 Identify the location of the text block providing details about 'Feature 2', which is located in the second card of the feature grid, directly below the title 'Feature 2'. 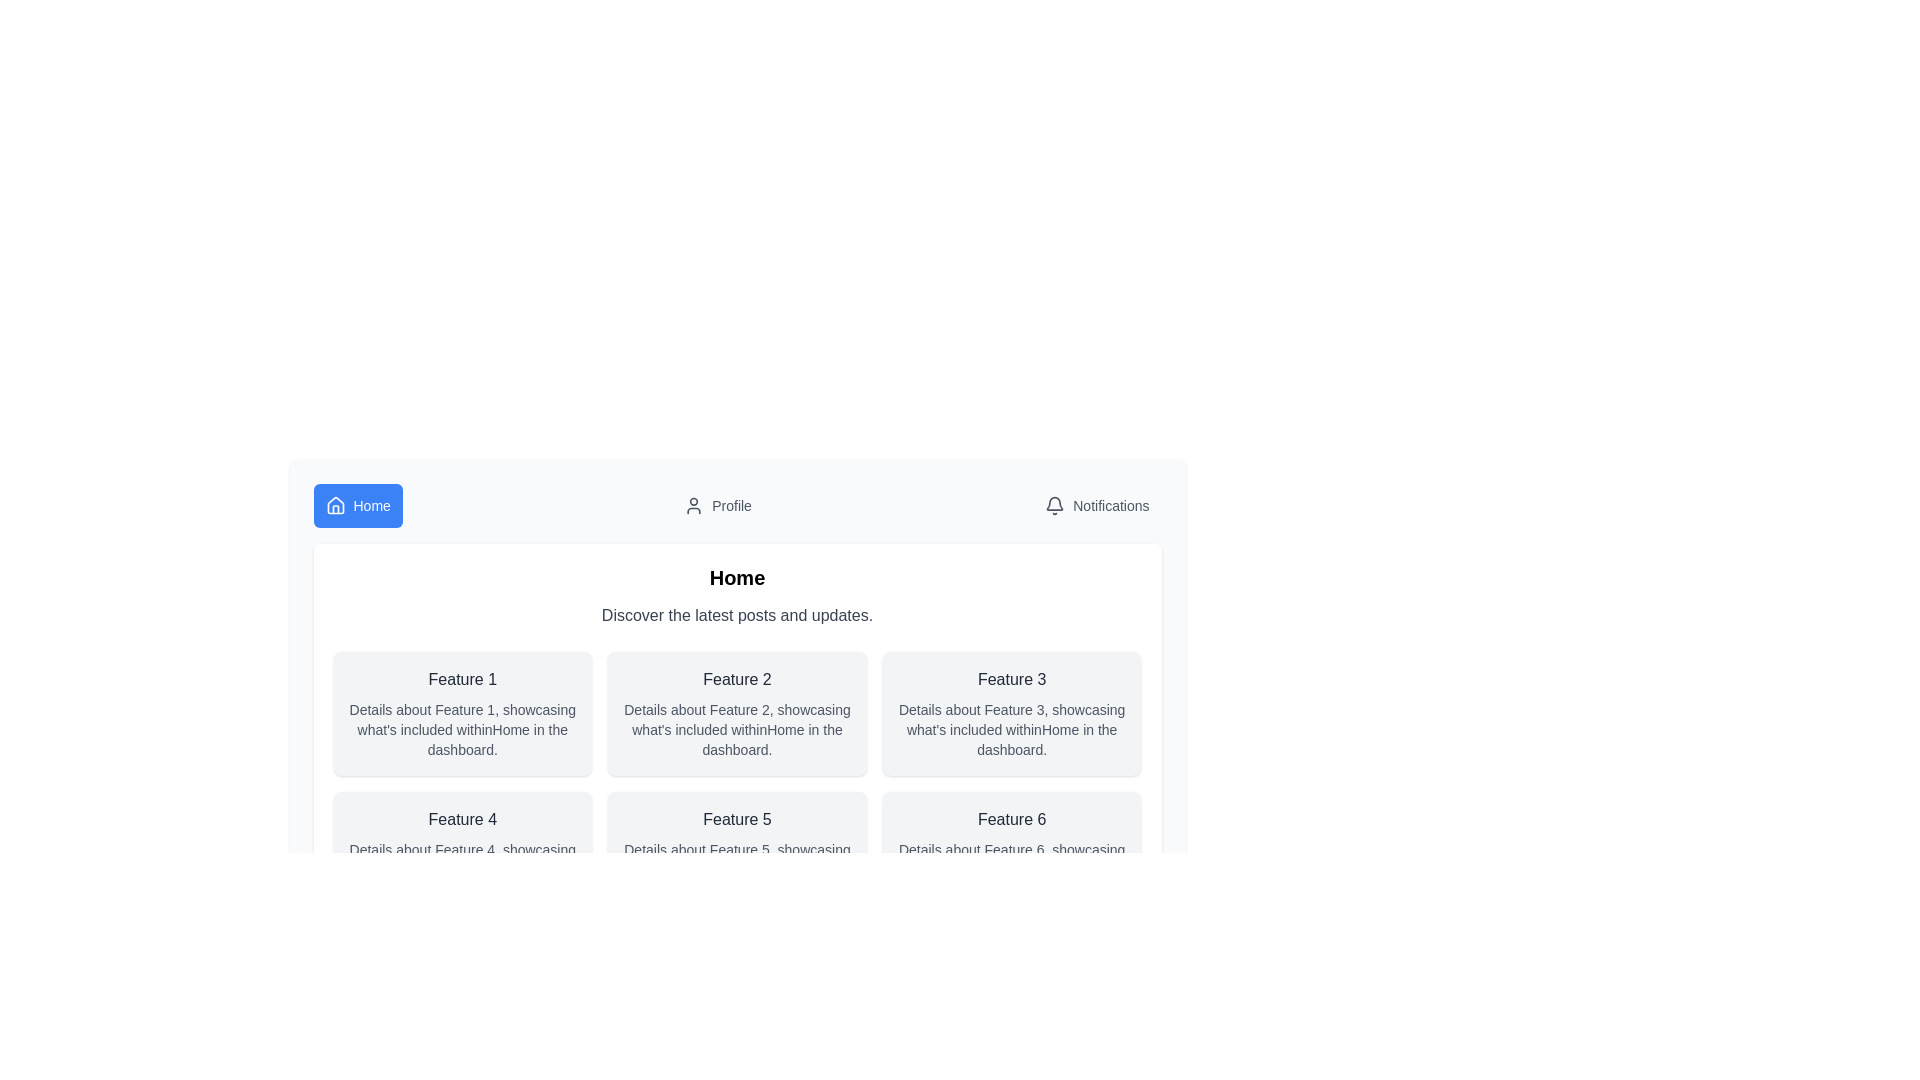
(736, 729).